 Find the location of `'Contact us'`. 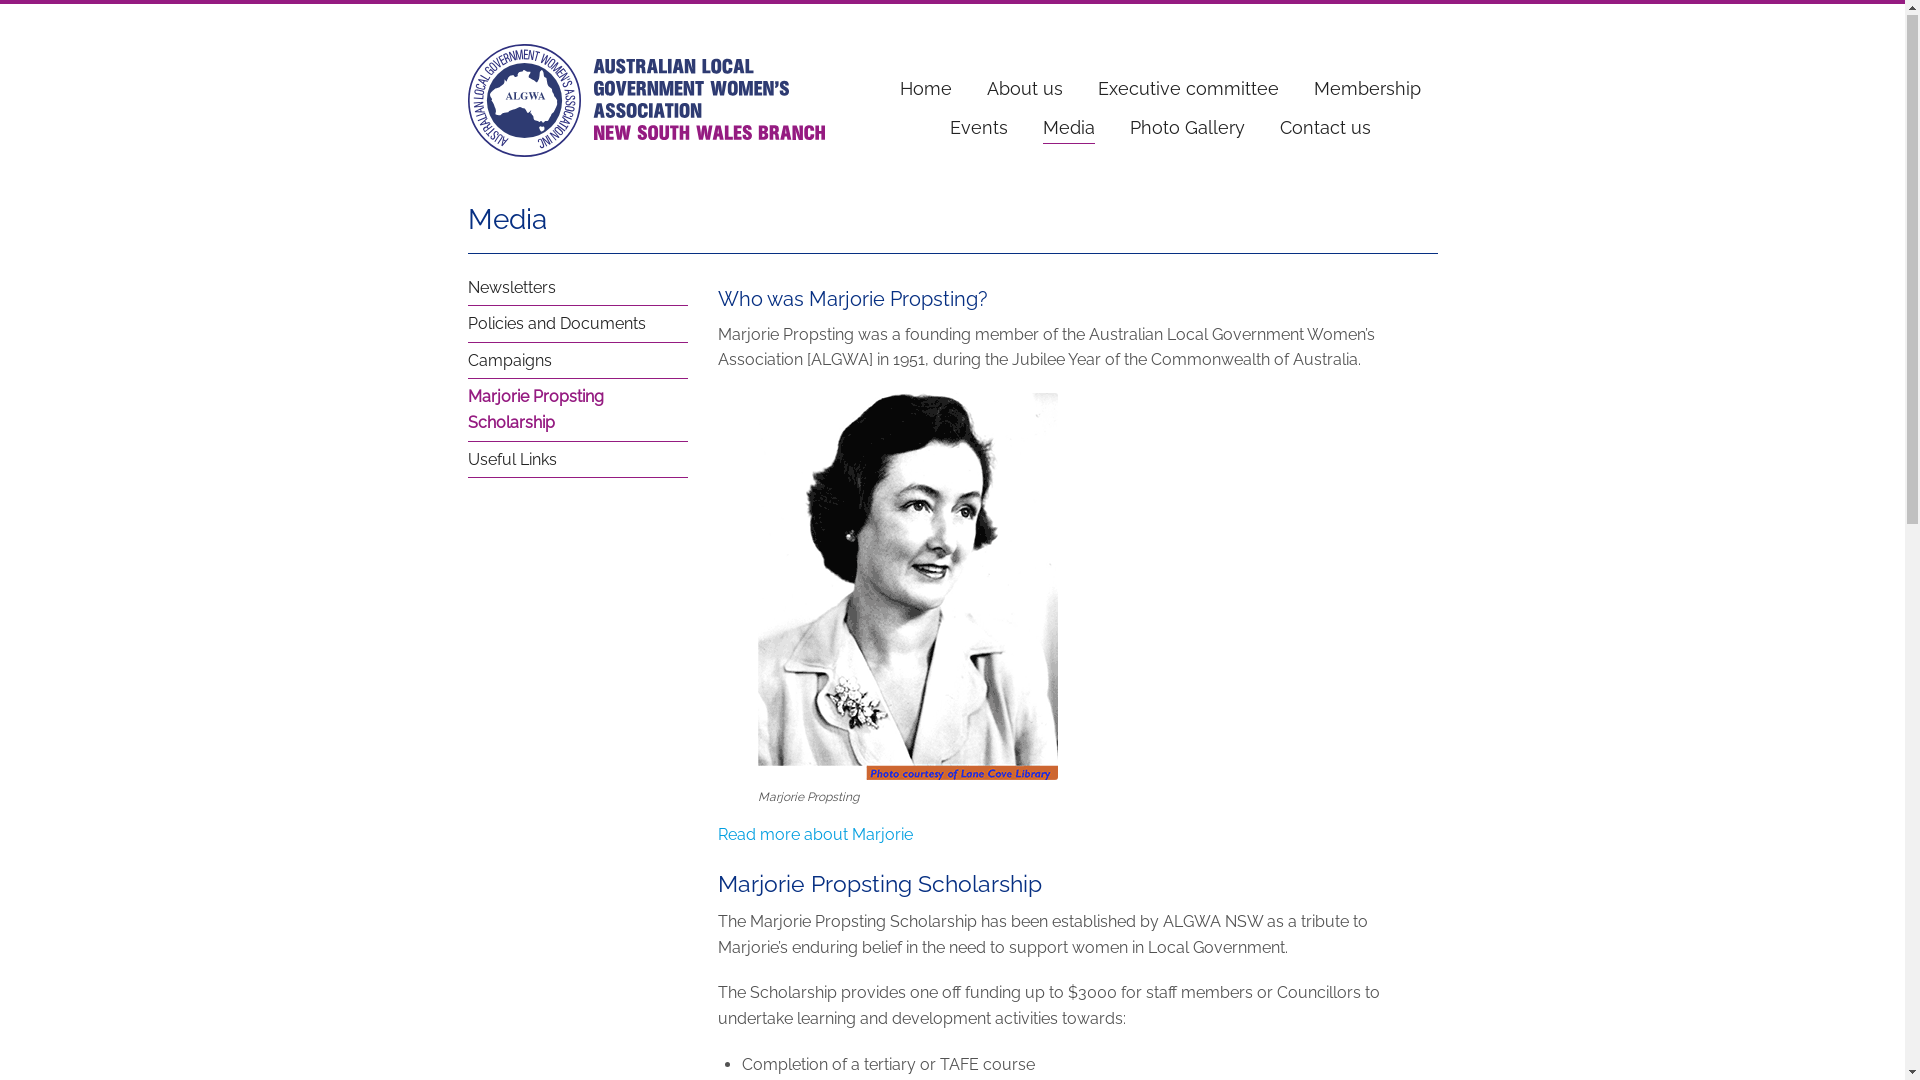

'Contact us' is located at coordinates (1280, 128).